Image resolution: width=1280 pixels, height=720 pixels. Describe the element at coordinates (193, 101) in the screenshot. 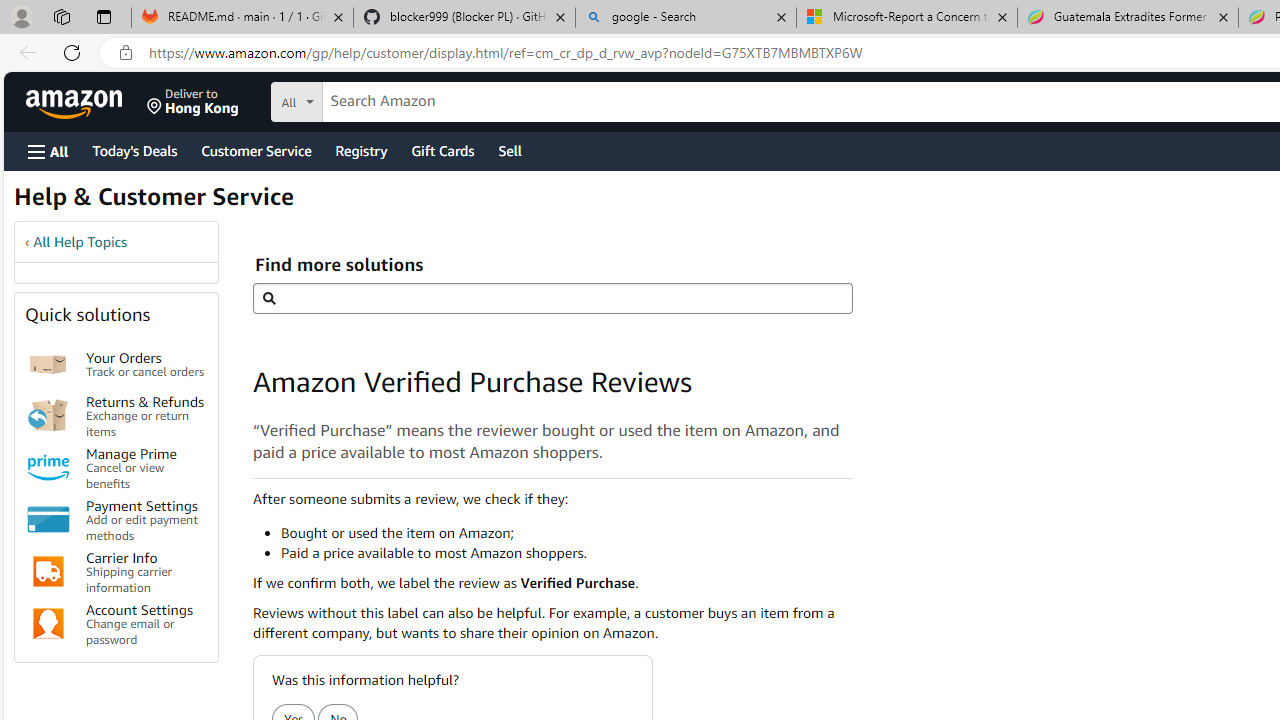

I see `'Deliver to Hong Kong'` at that location.